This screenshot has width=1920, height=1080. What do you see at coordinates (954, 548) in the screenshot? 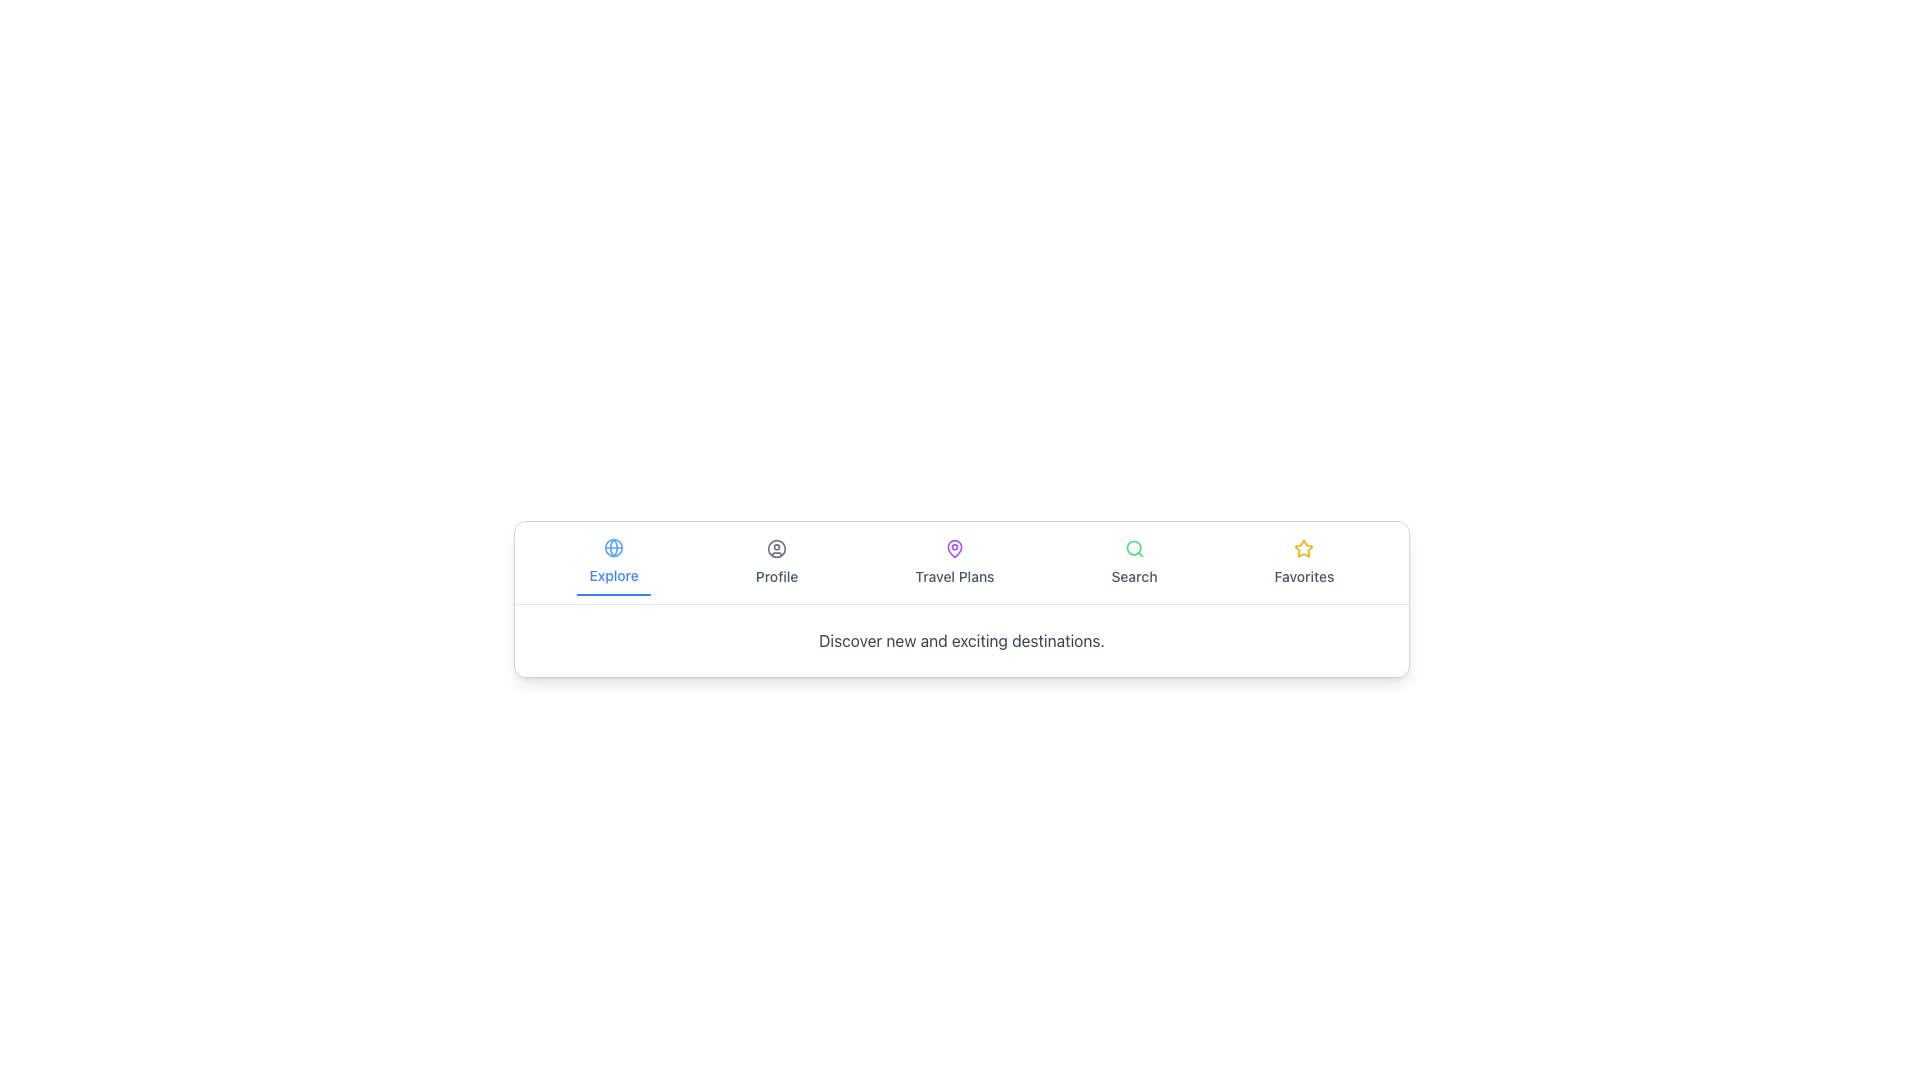
I see `the 'Travel Plans' icon located in the navigation bar at the bottom of the interface, which is the second icon from the left` at bounding box center [954, 548].